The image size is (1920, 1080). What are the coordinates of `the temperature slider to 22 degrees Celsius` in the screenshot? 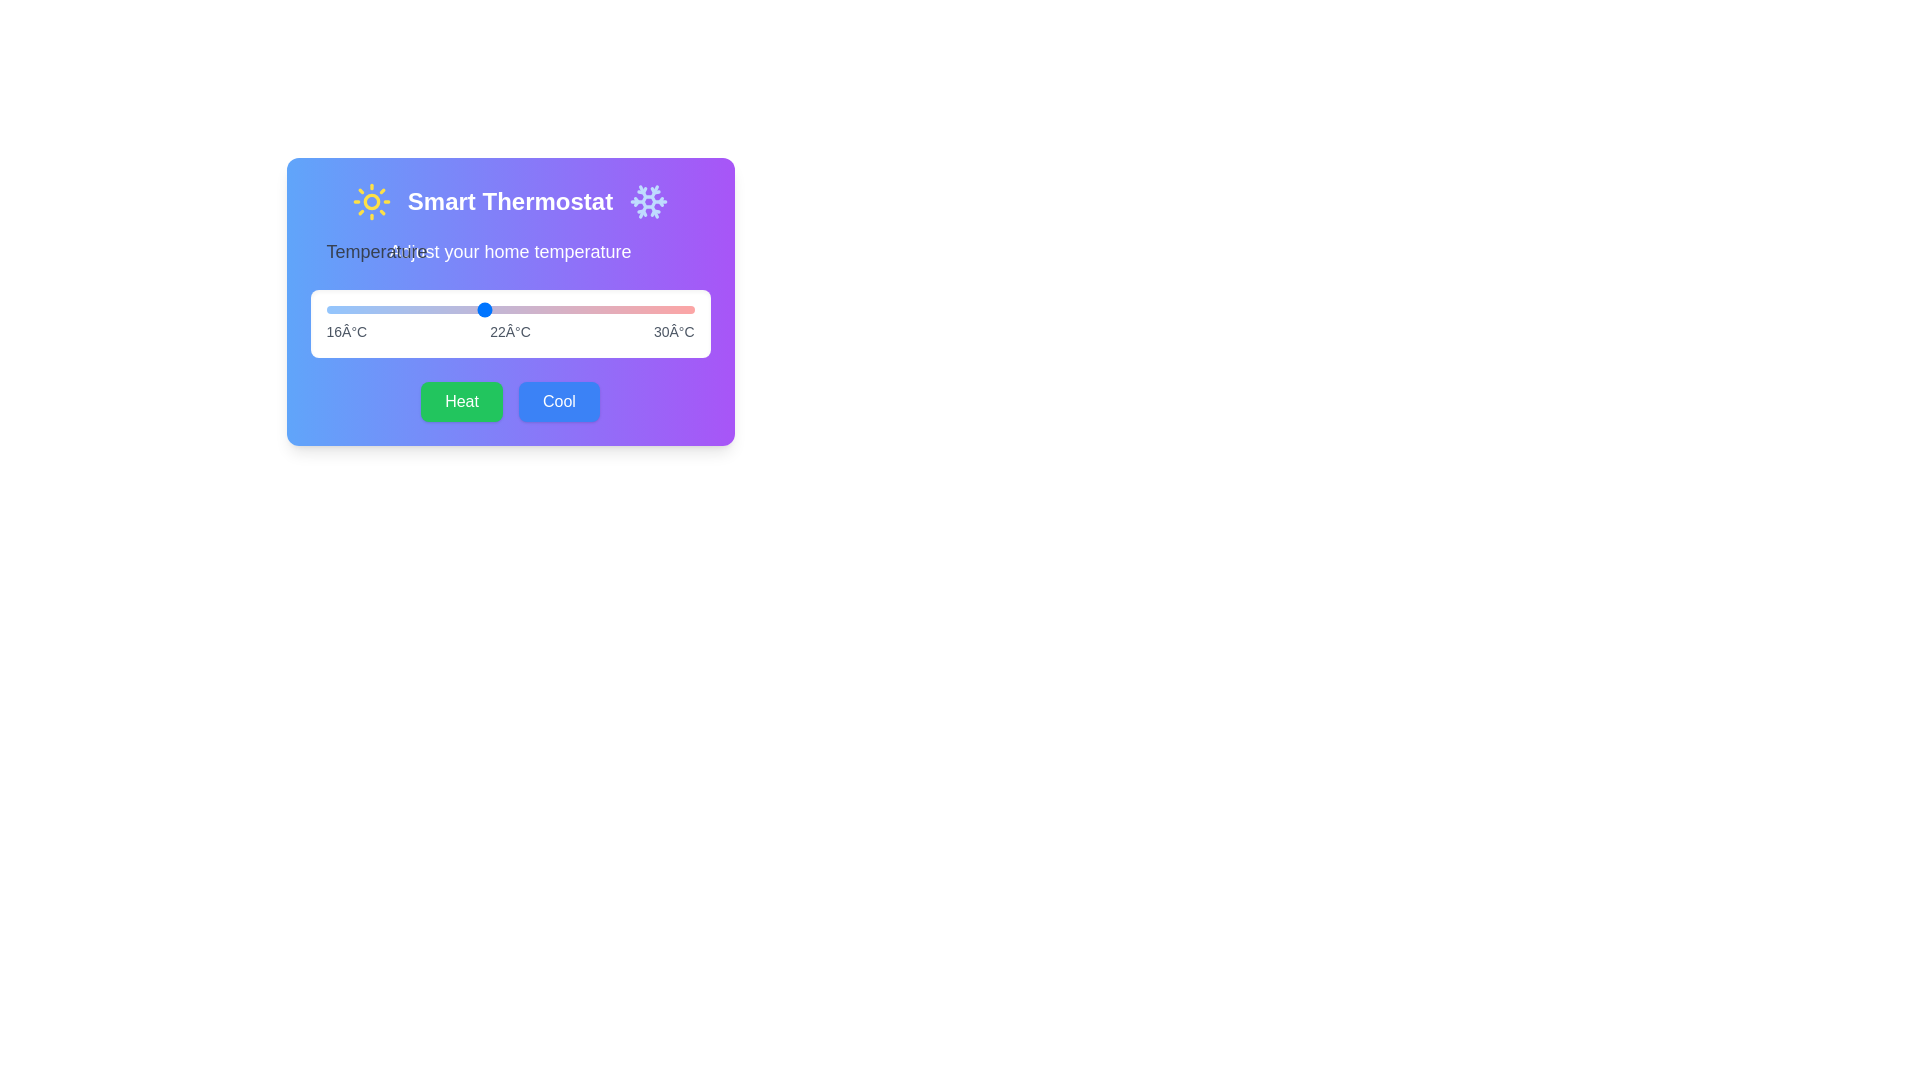 It's located at (484, 309).